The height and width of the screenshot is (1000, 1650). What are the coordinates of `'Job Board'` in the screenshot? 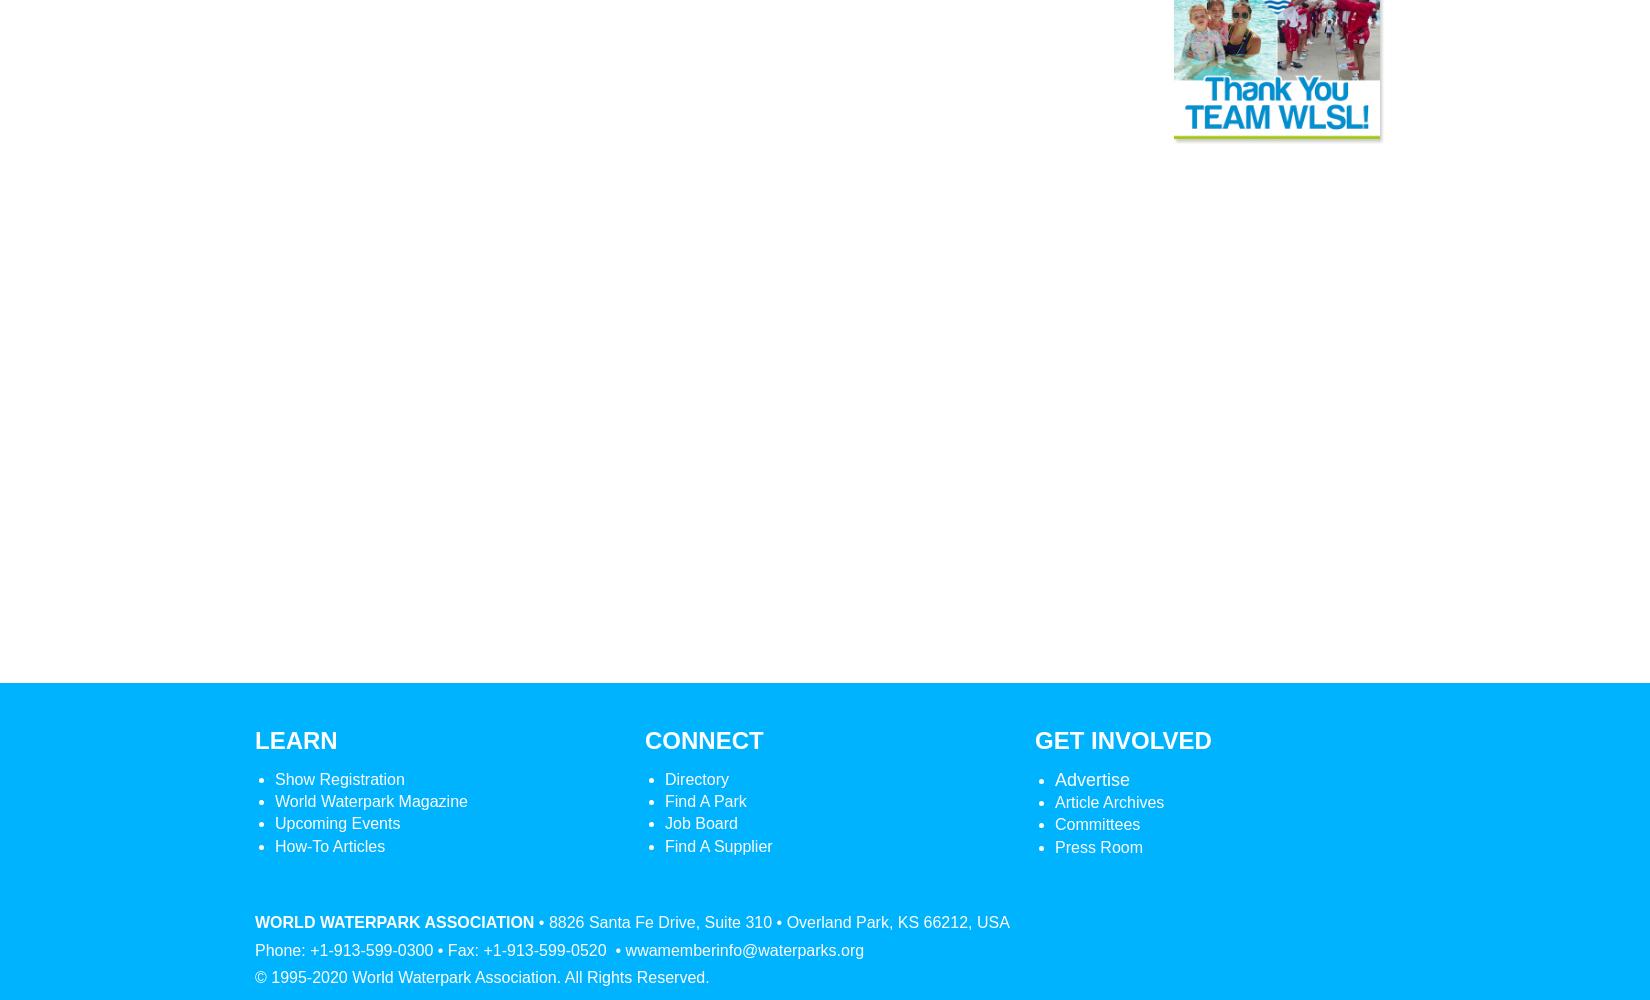 It's located at (699, 822).